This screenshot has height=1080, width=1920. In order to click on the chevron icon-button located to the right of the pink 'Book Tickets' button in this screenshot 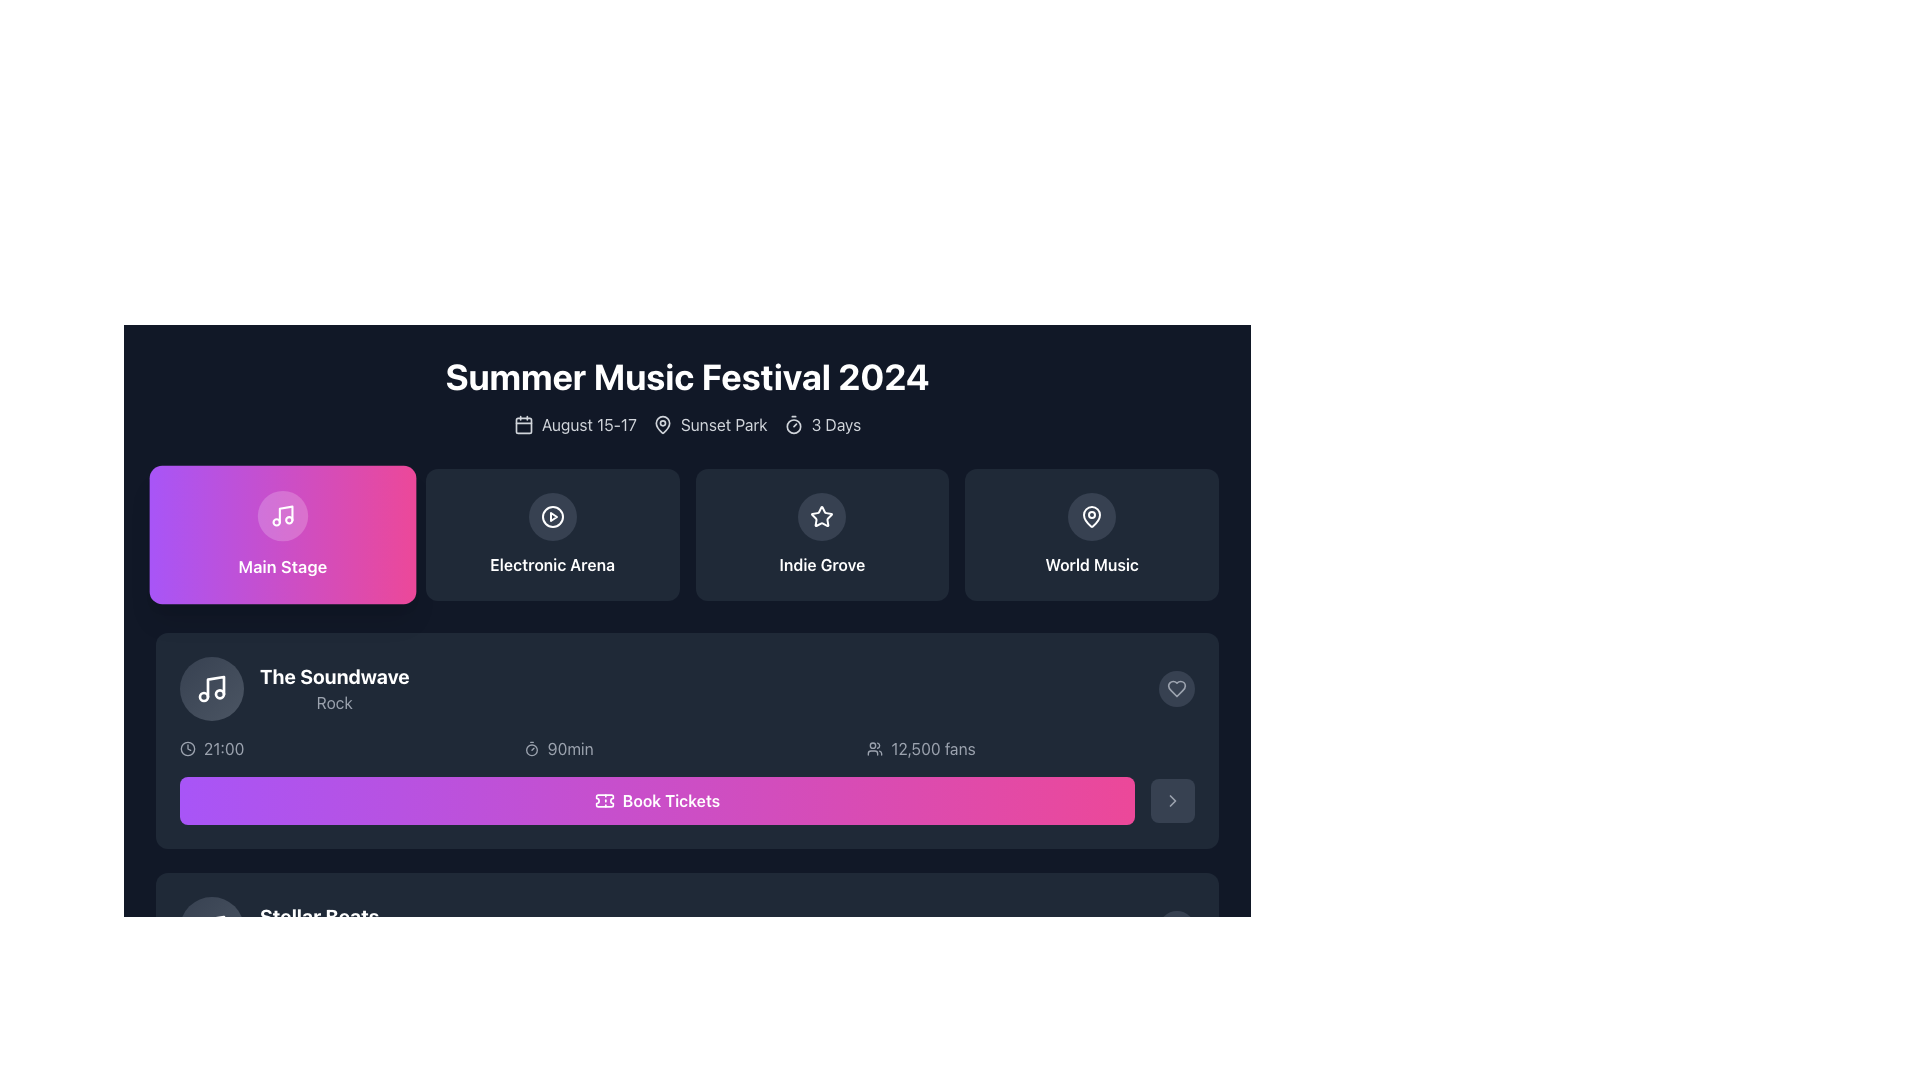, I will do `click(1172, 800)`.